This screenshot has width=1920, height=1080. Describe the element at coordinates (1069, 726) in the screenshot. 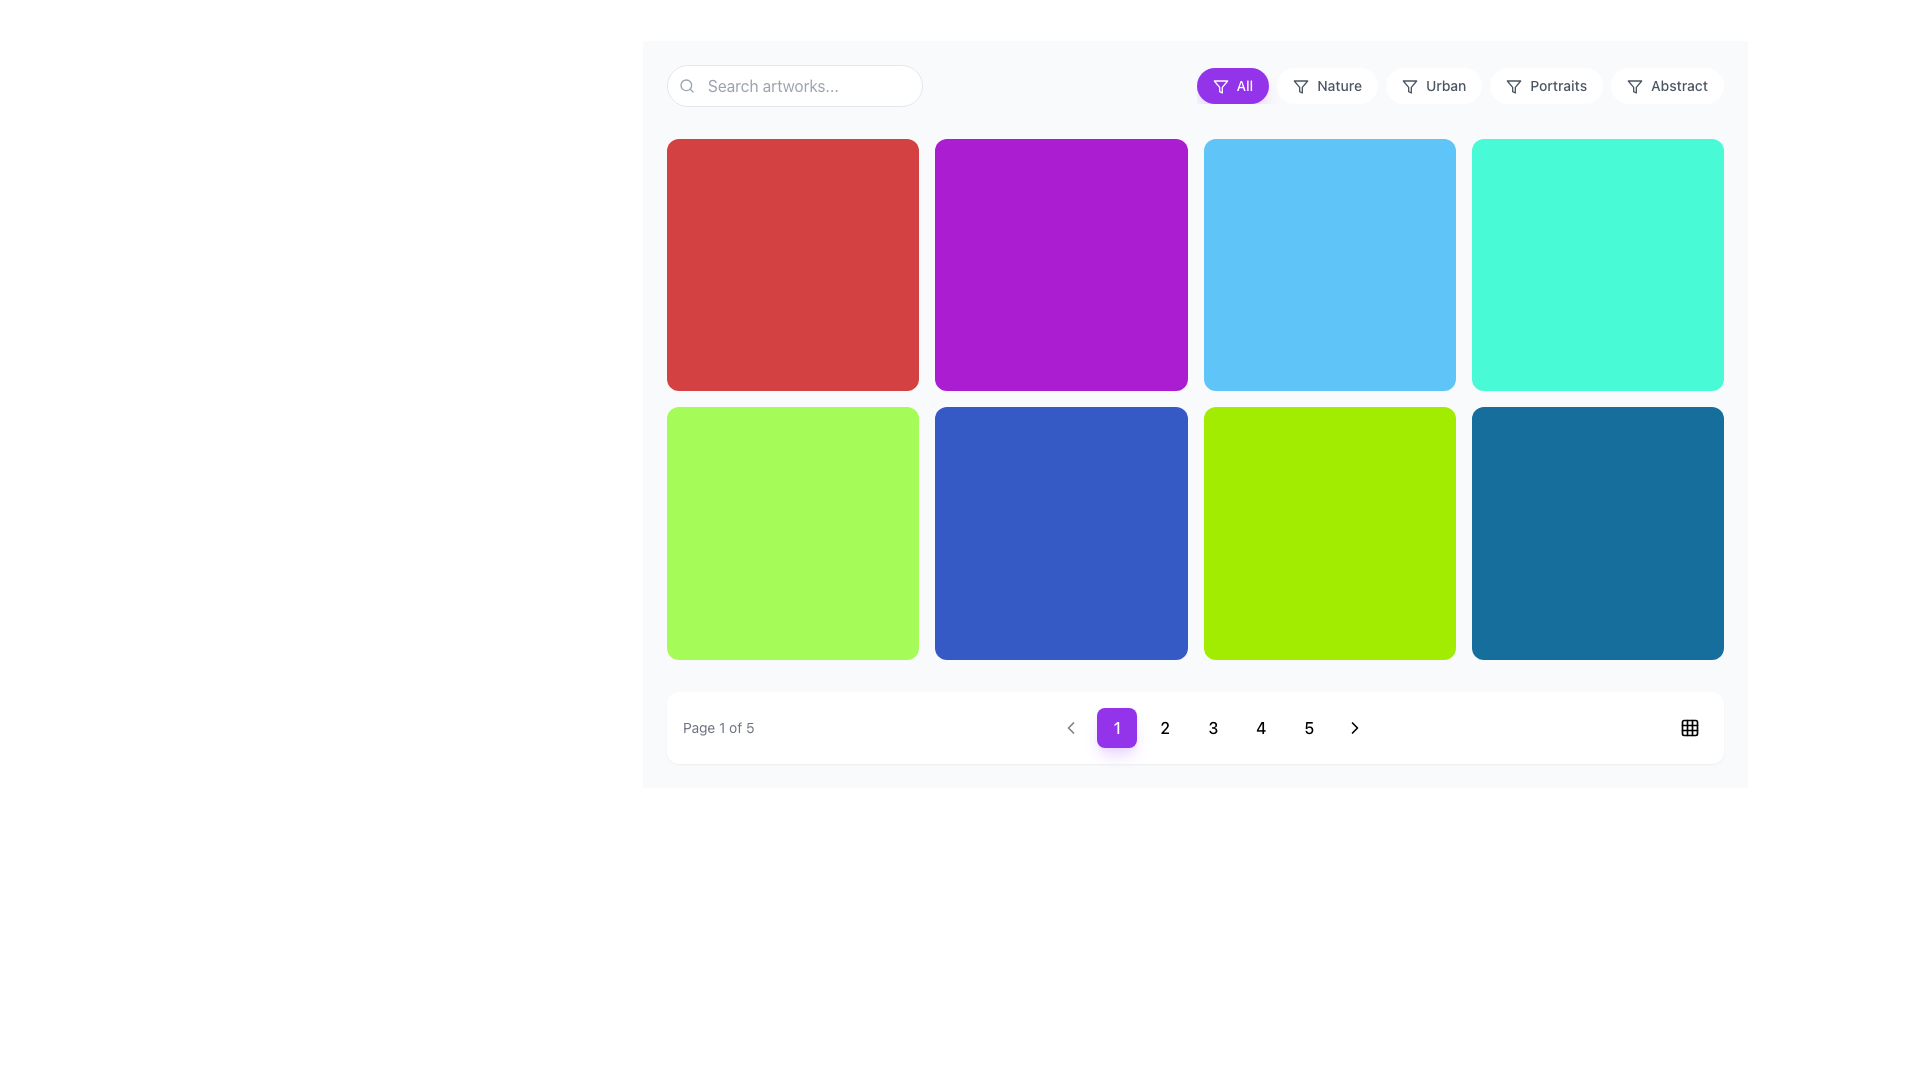

I see `the small square button with a left-pointing chevron icon located immediately to the left of the '1' page button in the pagination control` at that location.